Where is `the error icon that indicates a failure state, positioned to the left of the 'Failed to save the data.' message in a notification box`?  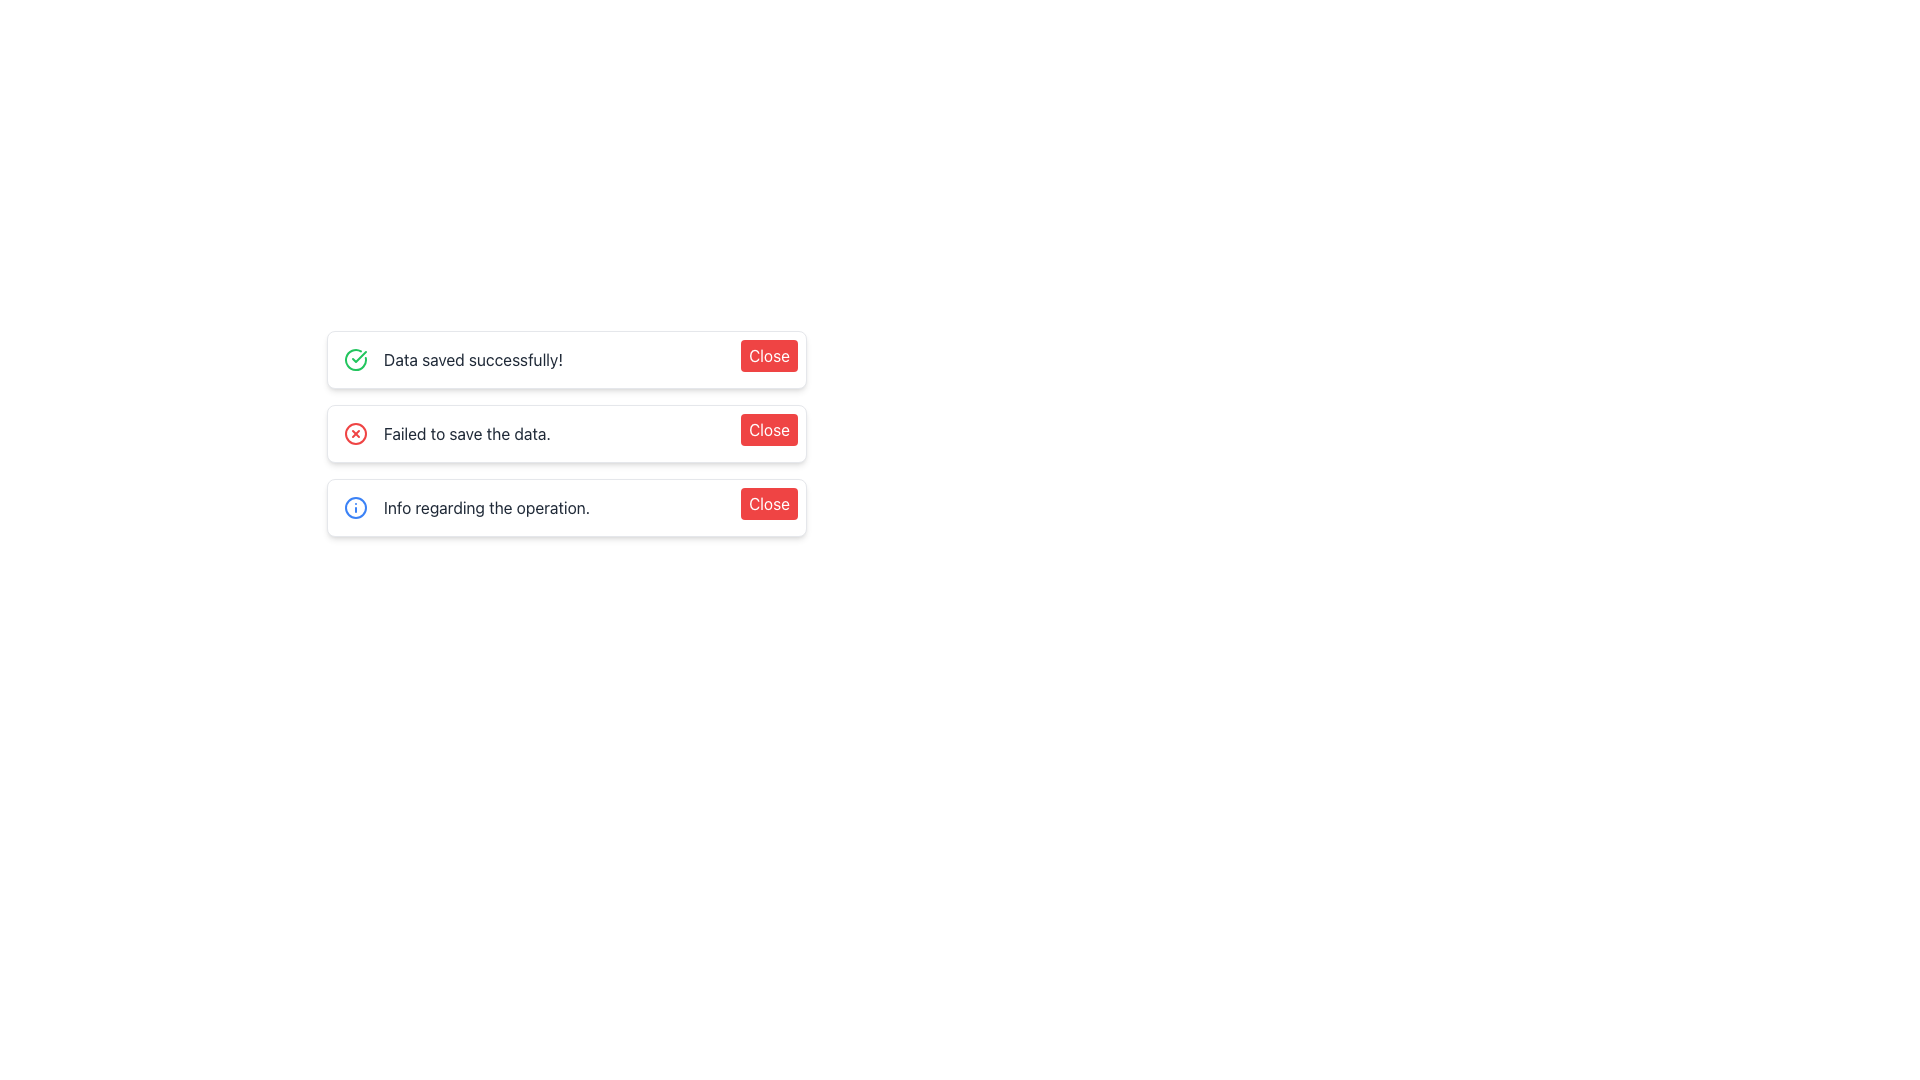 the error icon that indicates a failure state, positioned to the left of the 'Failed to save the data.' message in a notification box is located at coordinates (355, 433).